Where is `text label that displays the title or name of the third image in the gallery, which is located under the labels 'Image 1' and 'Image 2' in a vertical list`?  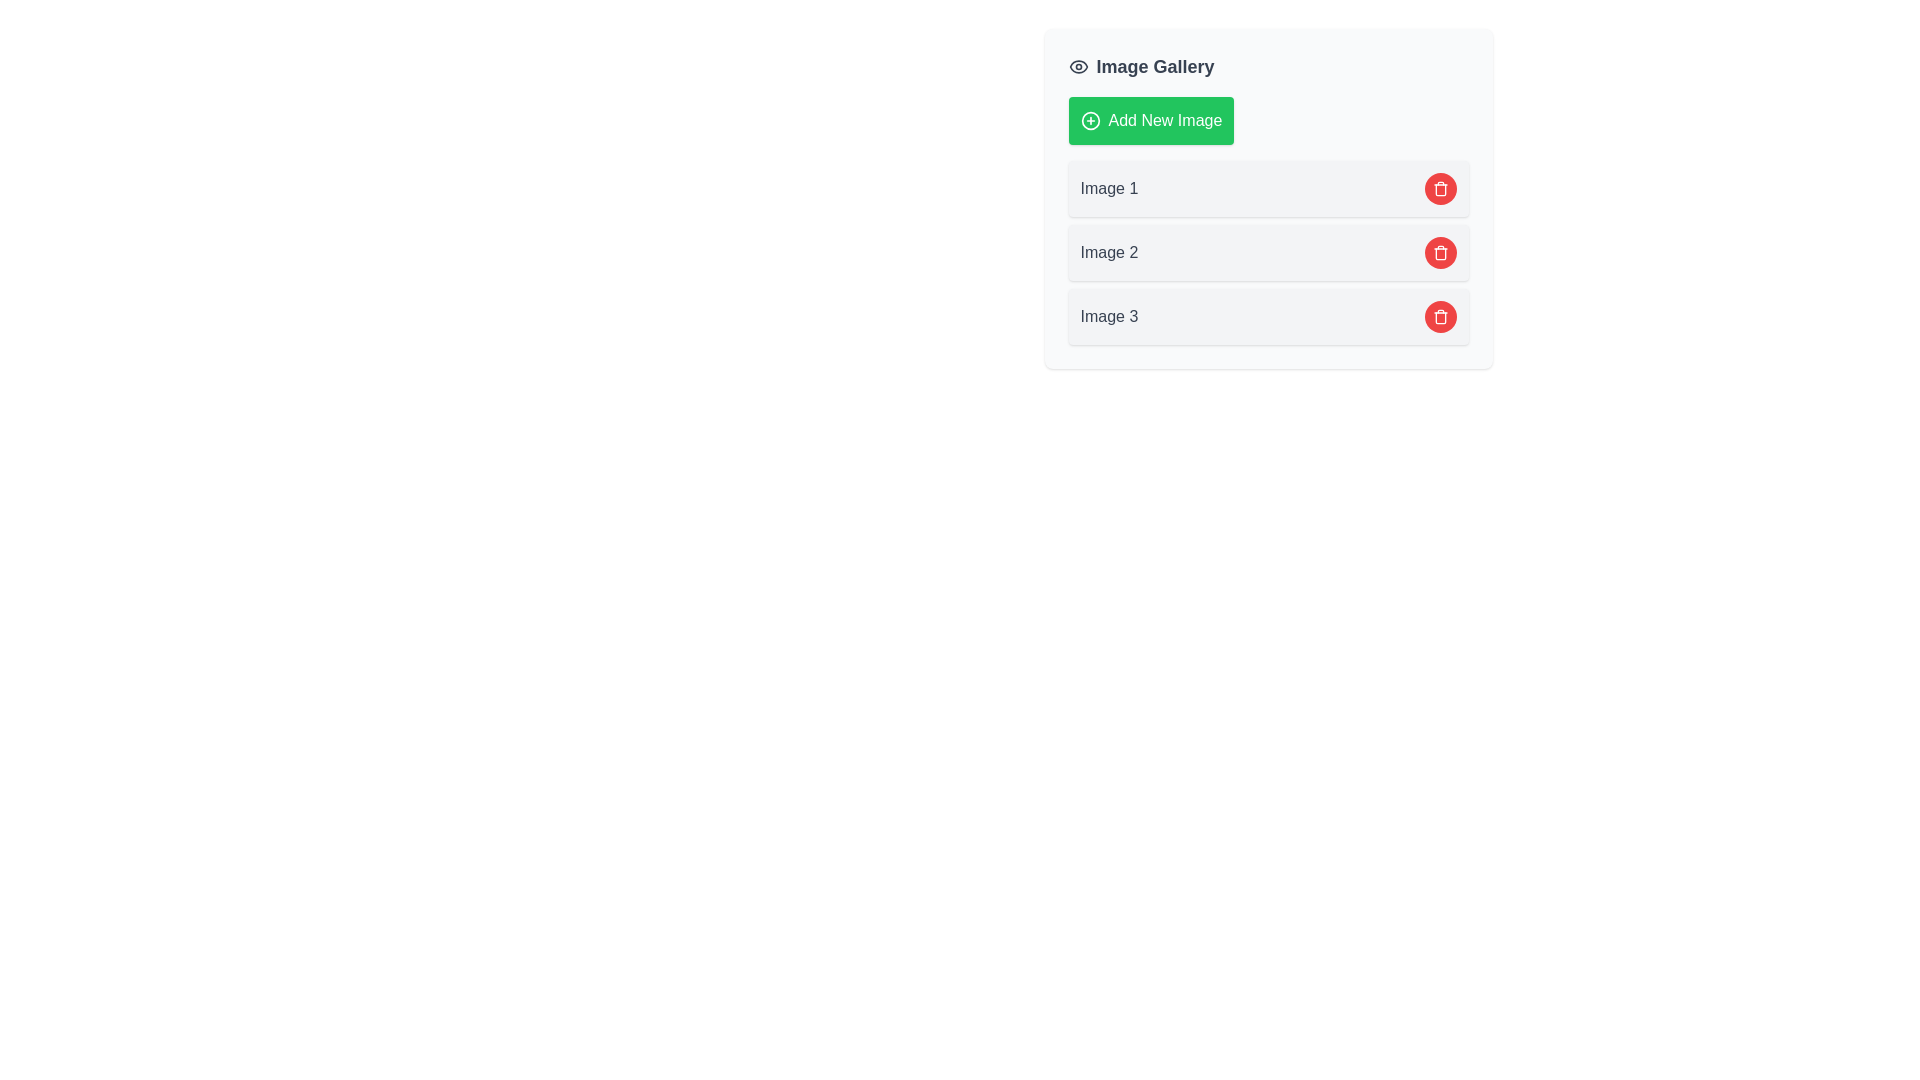
text label that displays the title or name of the third image in the gallery, which is located under the labels 'Image 1' and 'Image 2' in a vertical list is located at coordinates (1108, 315).